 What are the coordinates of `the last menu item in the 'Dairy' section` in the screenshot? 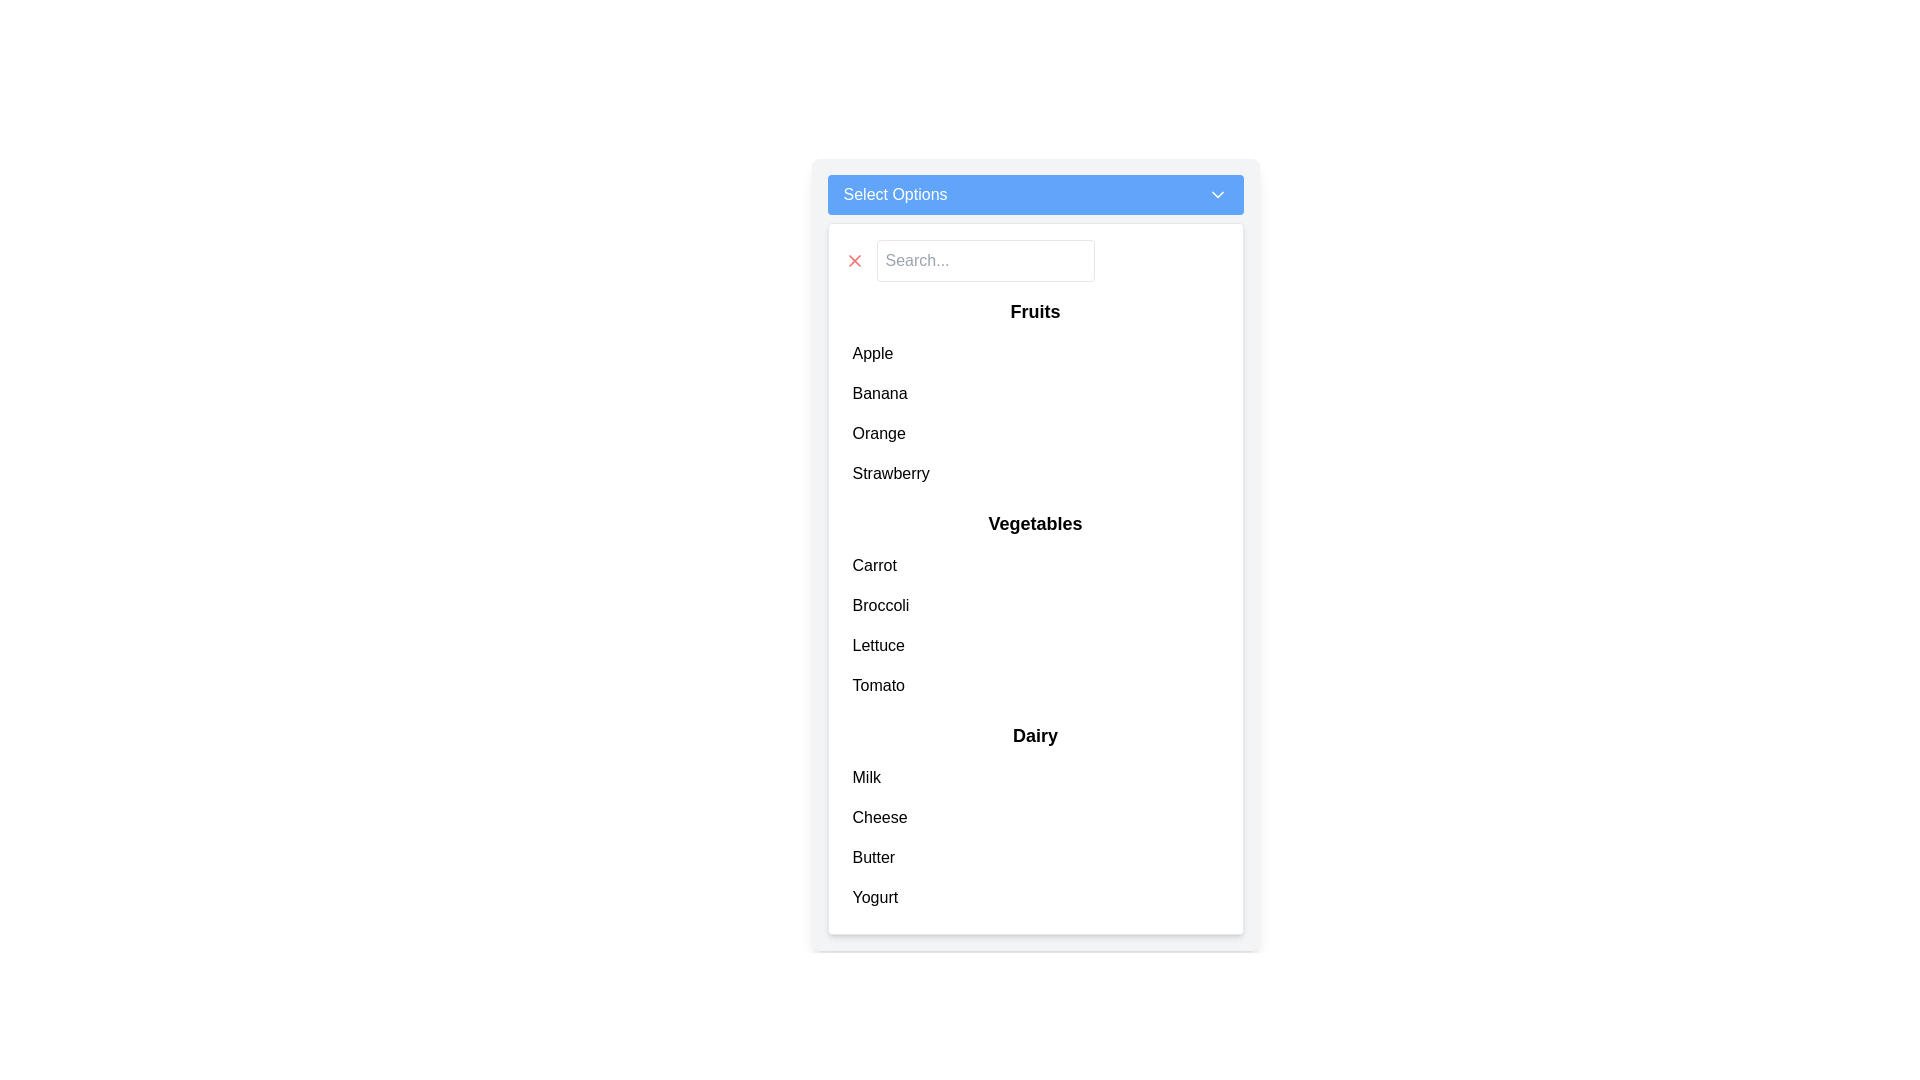 It's located at (875, 897).